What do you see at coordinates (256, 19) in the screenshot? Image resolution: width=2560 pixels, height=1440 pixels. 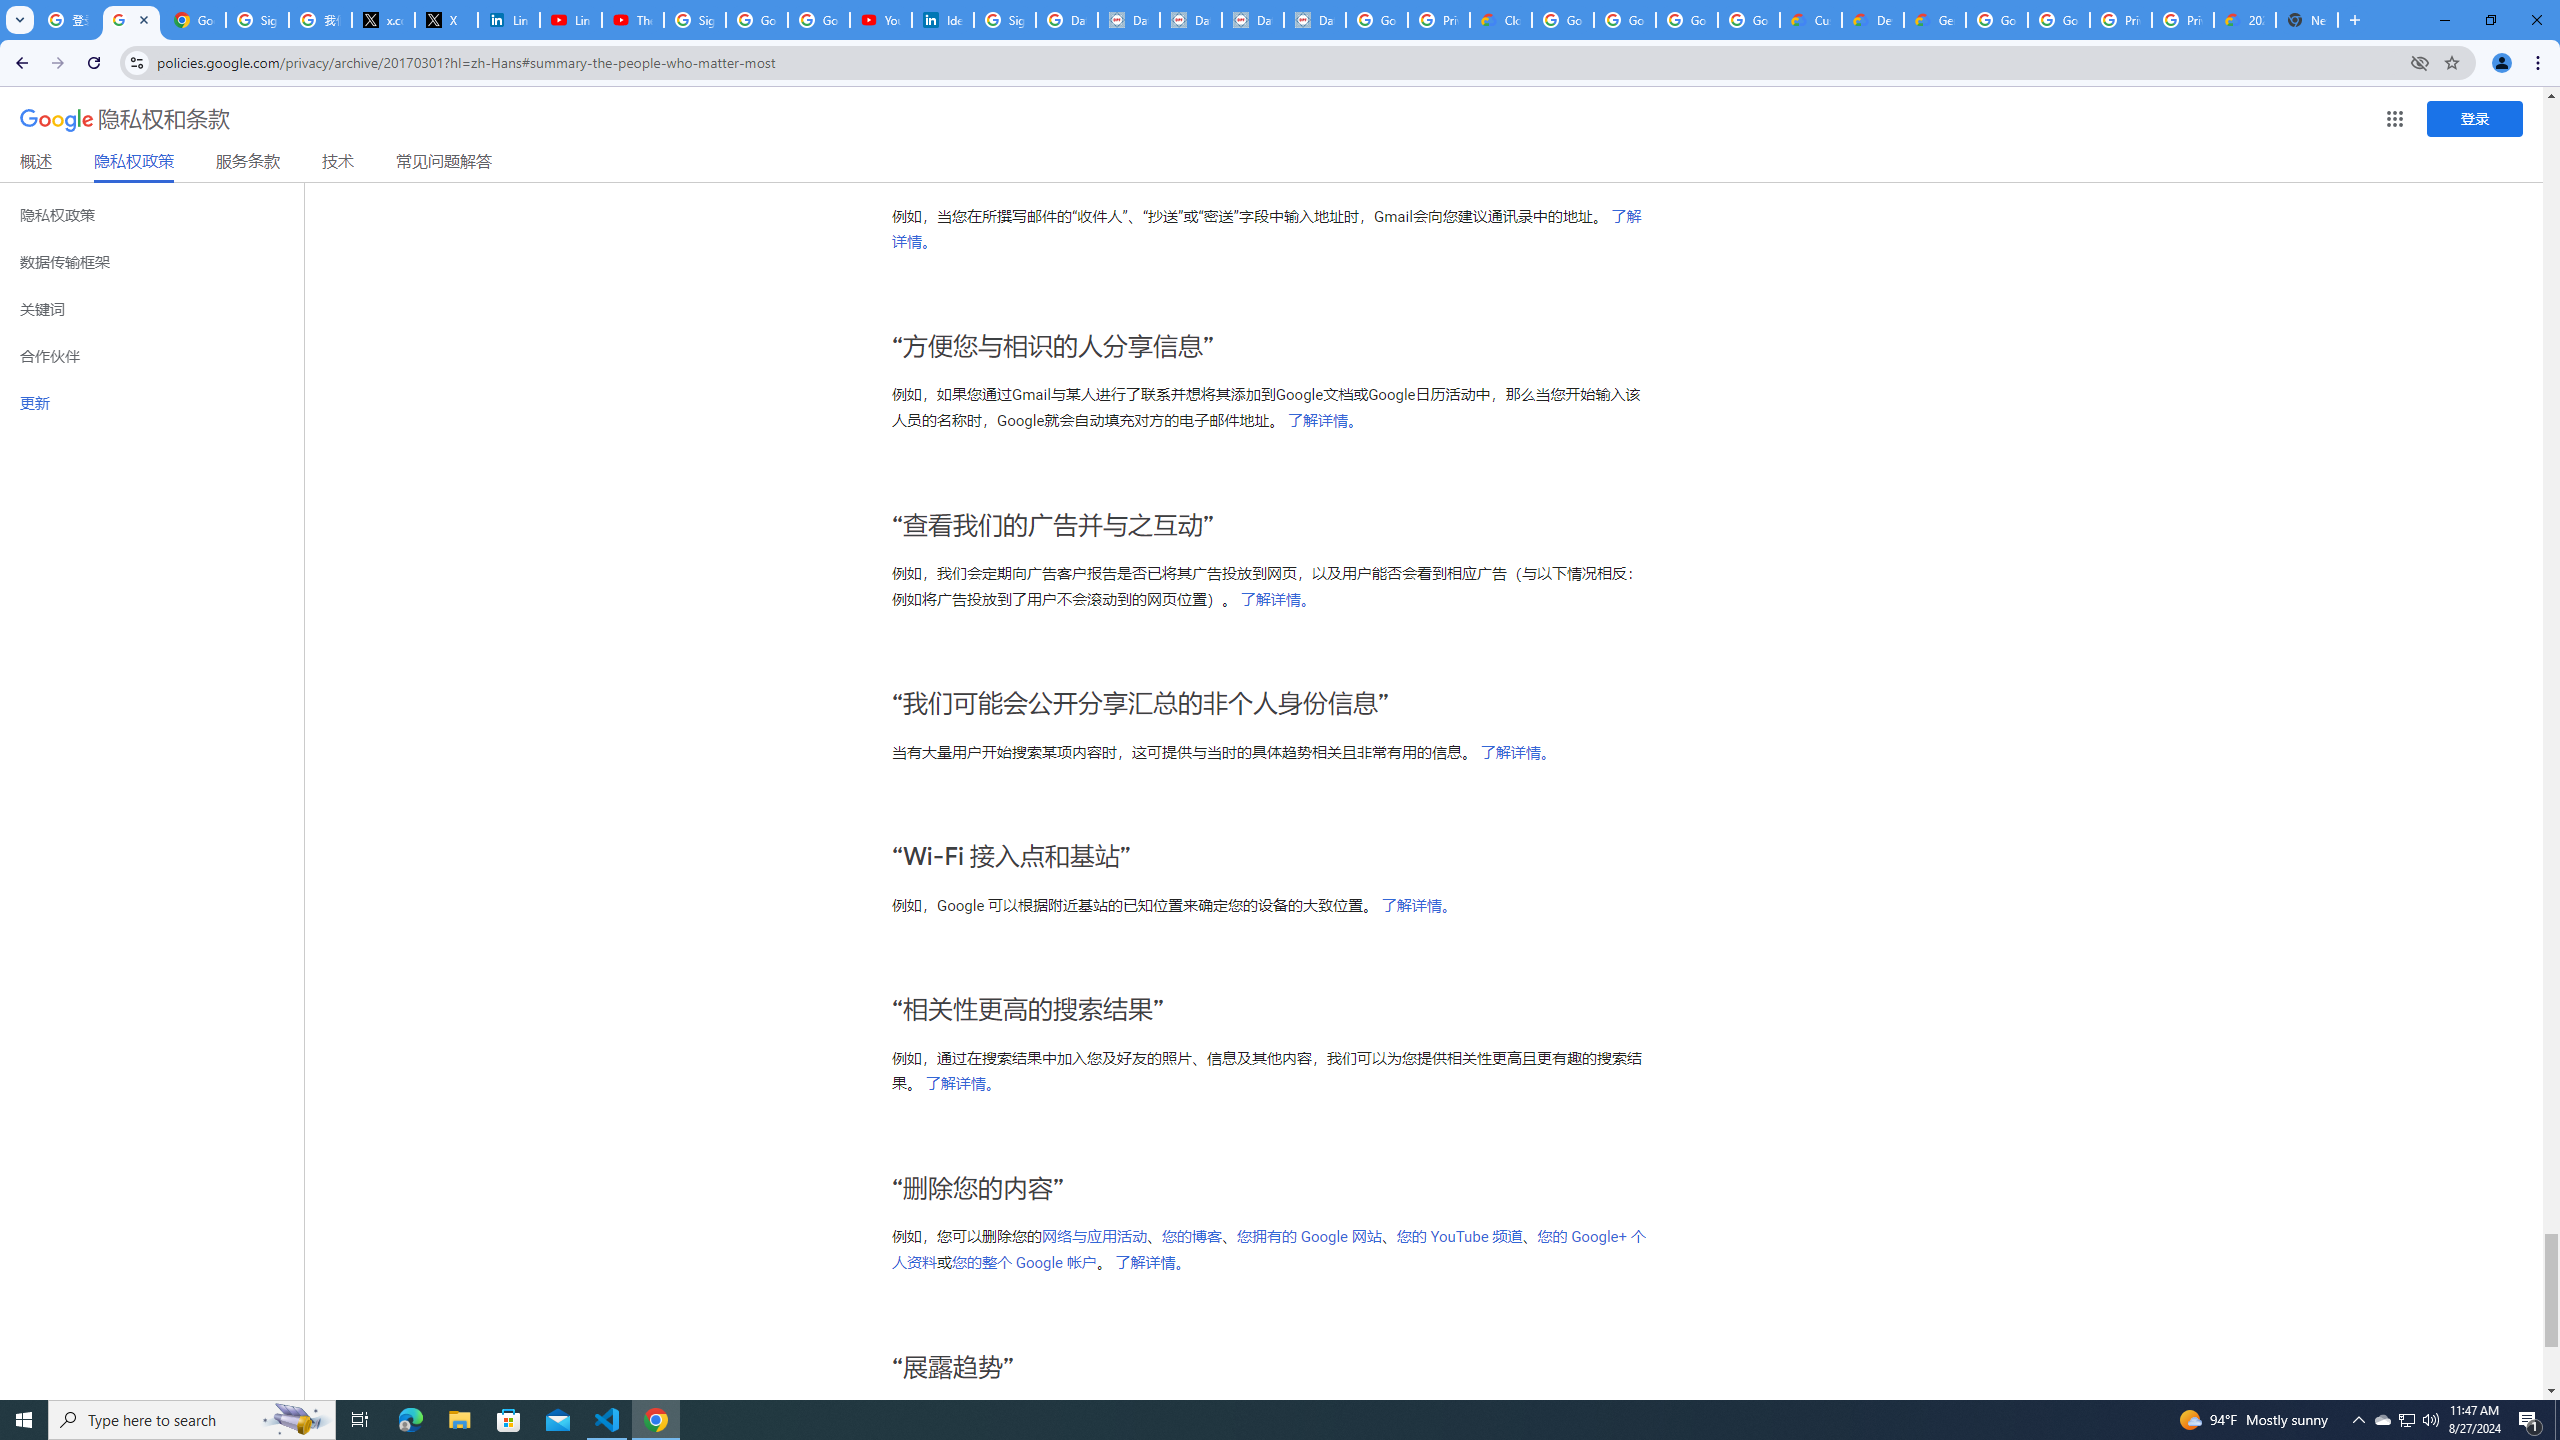 I see `'Sign in - Google Accounts'` at bounding box center [256, 19].